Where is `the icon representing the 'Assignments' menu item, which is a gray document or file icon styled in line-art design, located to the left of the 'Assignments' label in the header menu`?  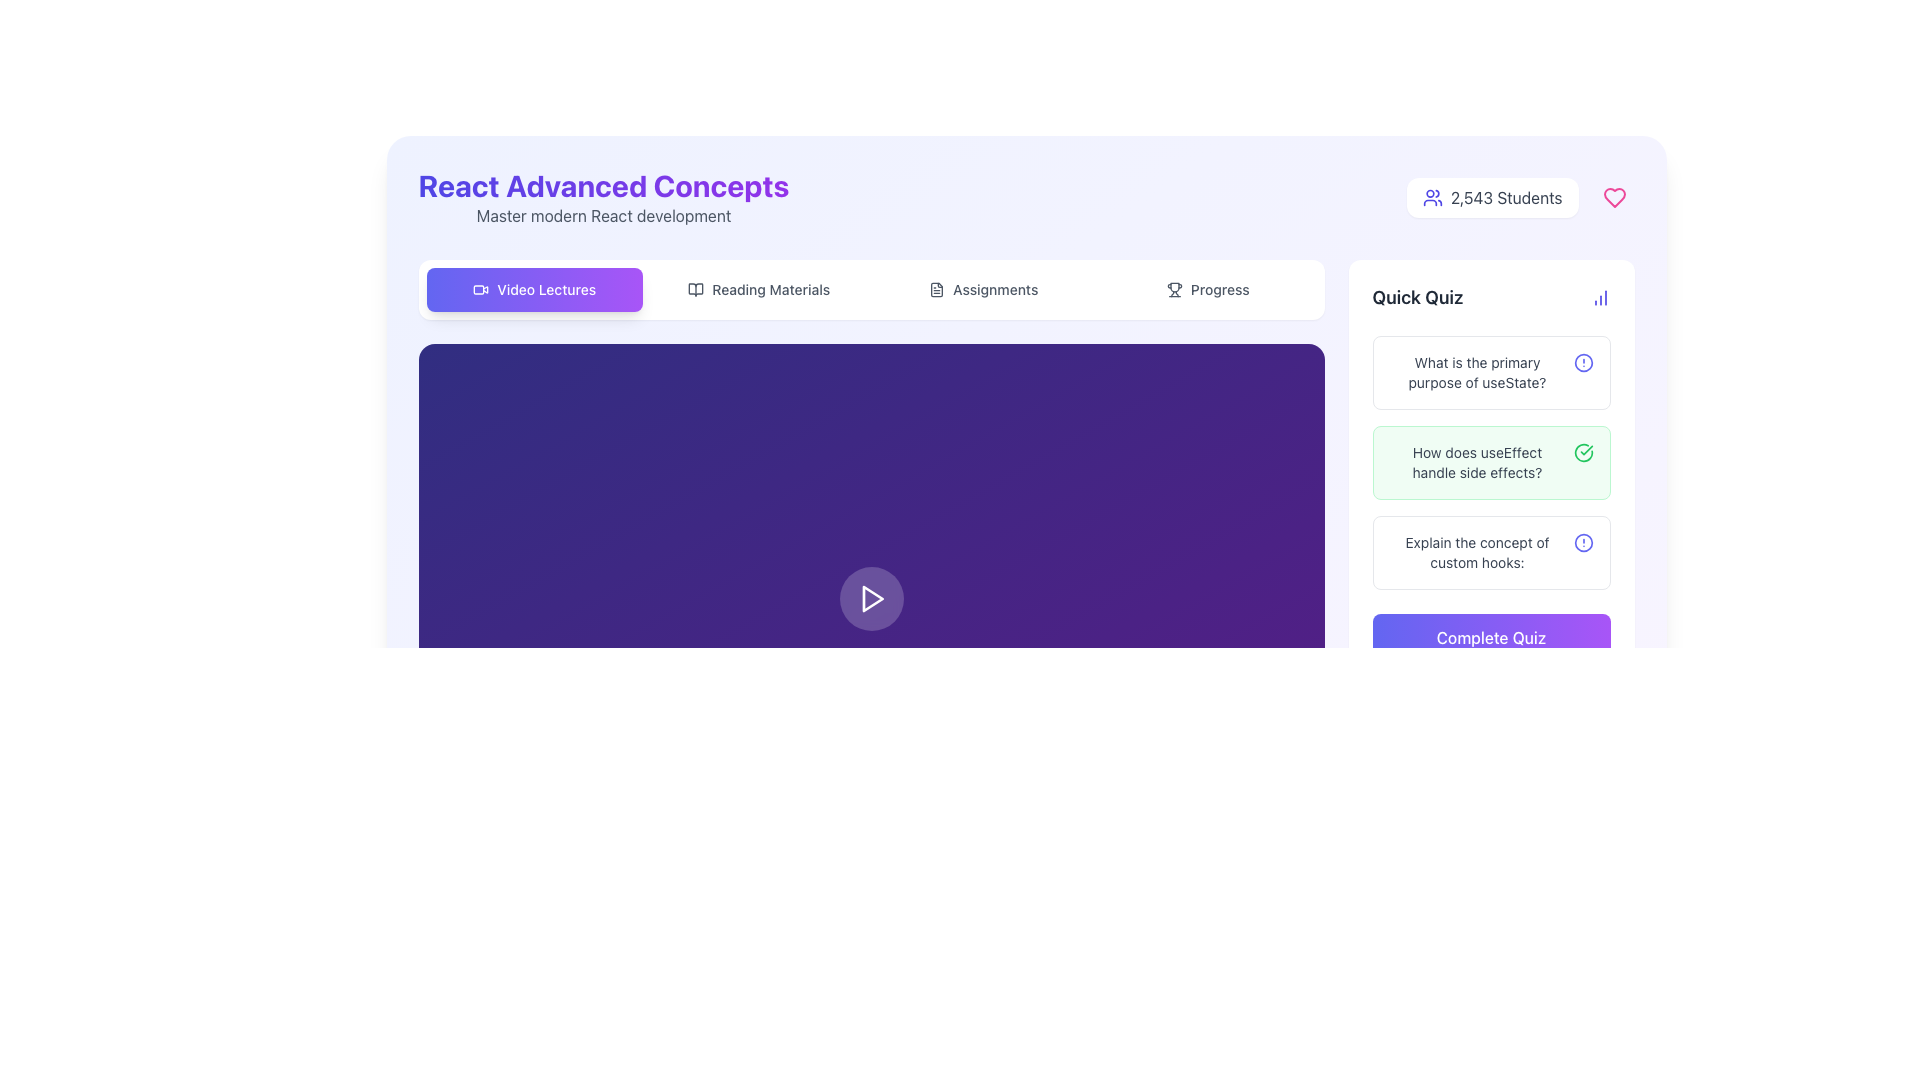
the icon representing the 'Assignments' menu item, which is a gray document or file icon styled in line-art design, located to the left of the 'Assignments' label in the header menu is located at coordinates (936, 289).